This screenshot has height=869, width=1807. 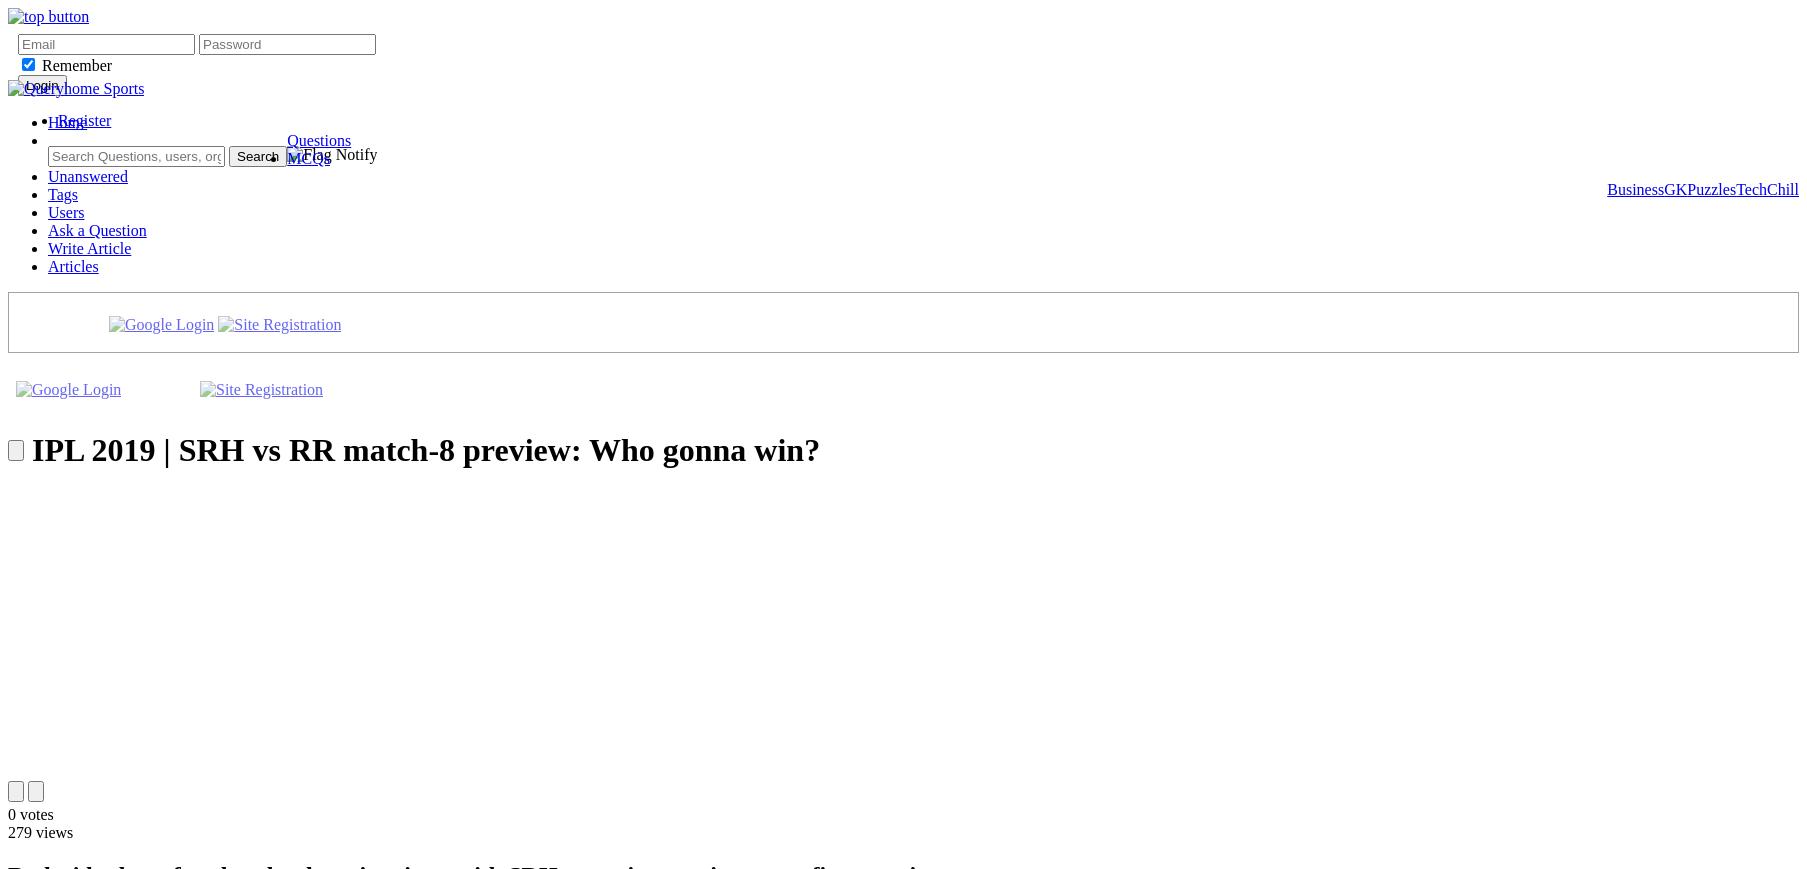 I want to click on 'Tags', so click(x=62, y=193).